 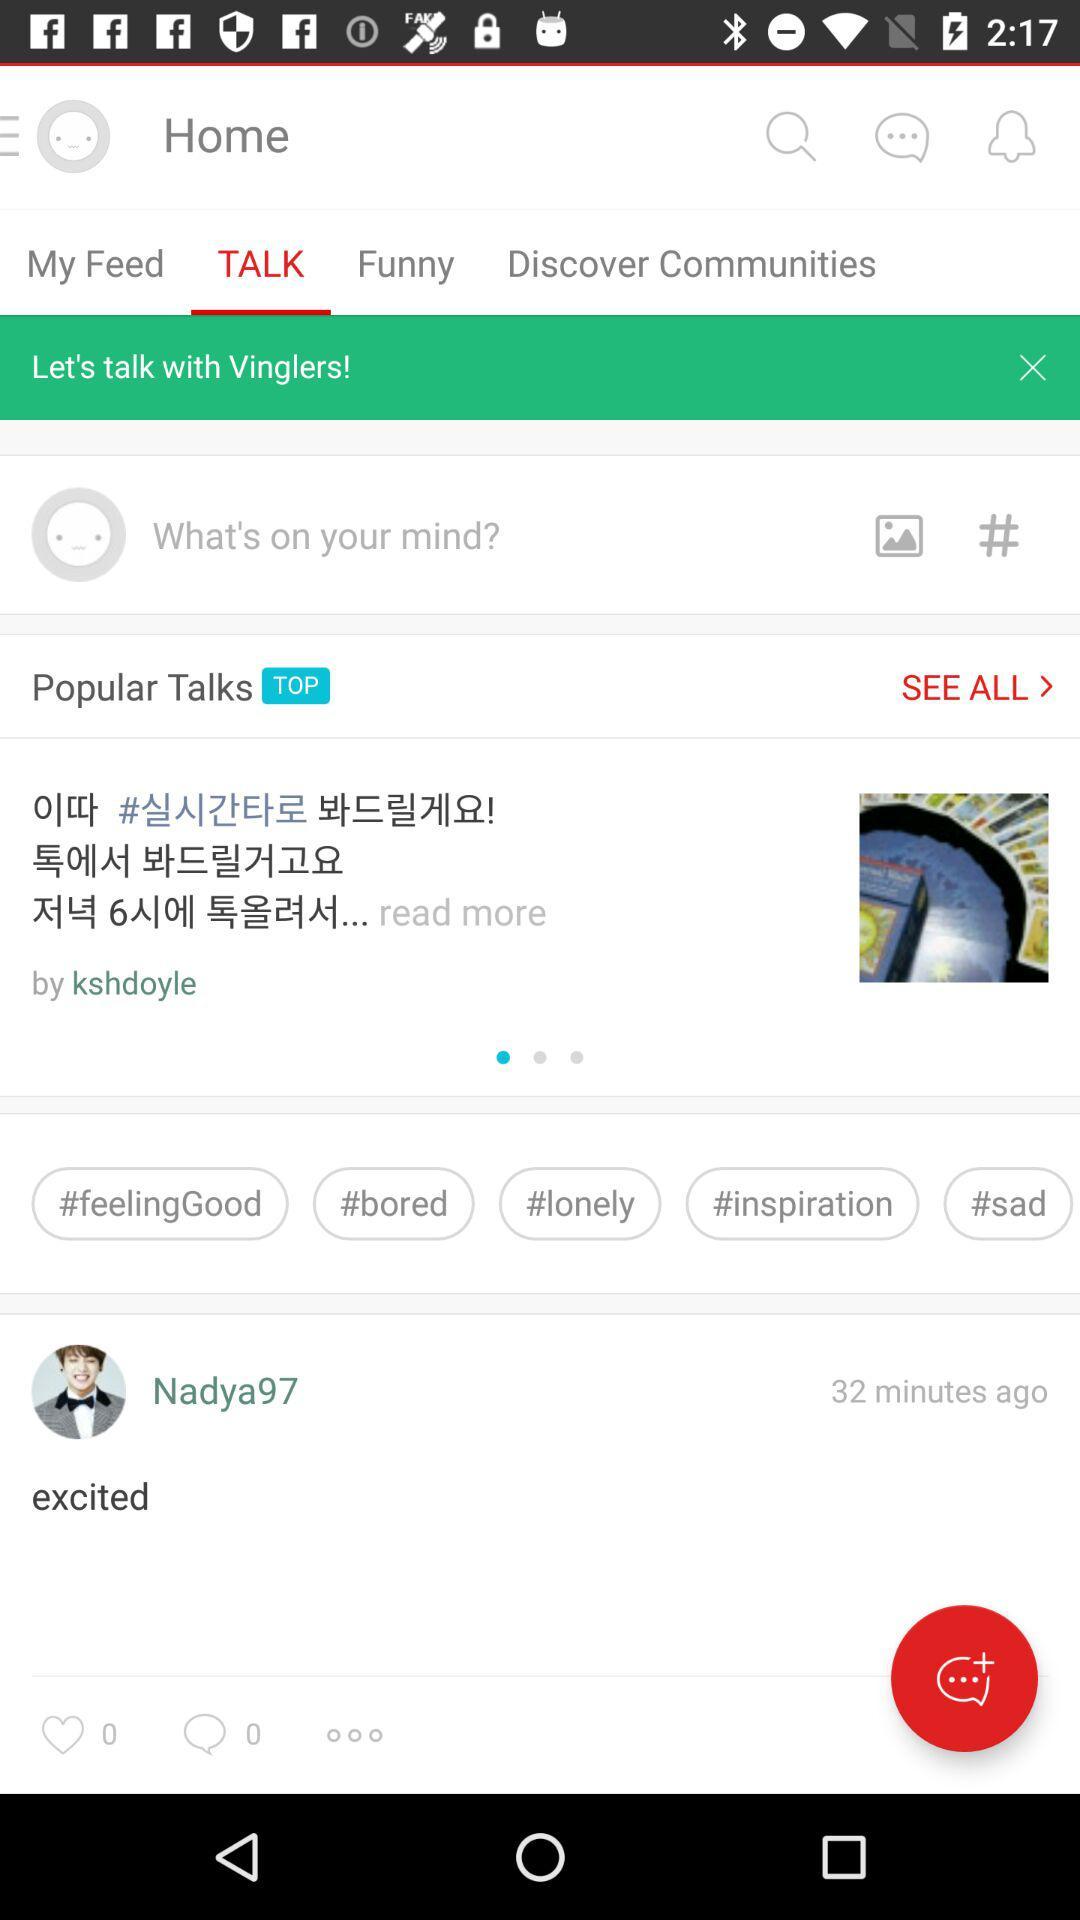 I want to click on images, so click(x=897, y=534).